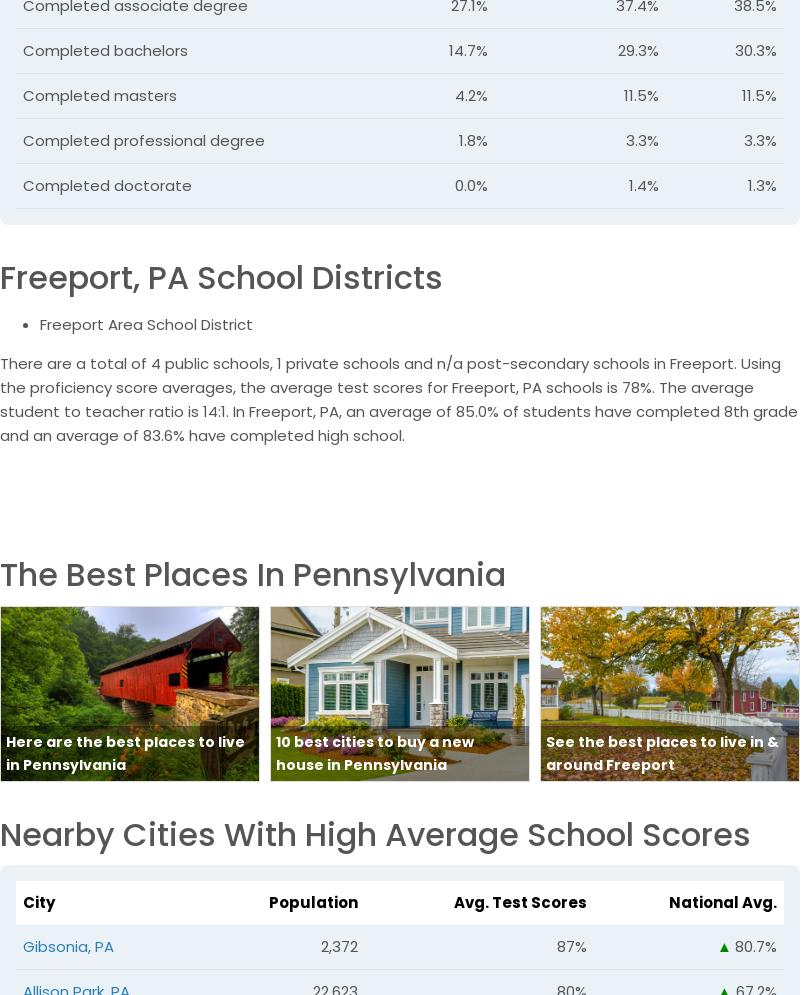 The image size is (812, 995). What do you see at coordinates (68, 946) in the screenshot?
I see `'Gibsonia, PA'` at bounding box center [68, 946].